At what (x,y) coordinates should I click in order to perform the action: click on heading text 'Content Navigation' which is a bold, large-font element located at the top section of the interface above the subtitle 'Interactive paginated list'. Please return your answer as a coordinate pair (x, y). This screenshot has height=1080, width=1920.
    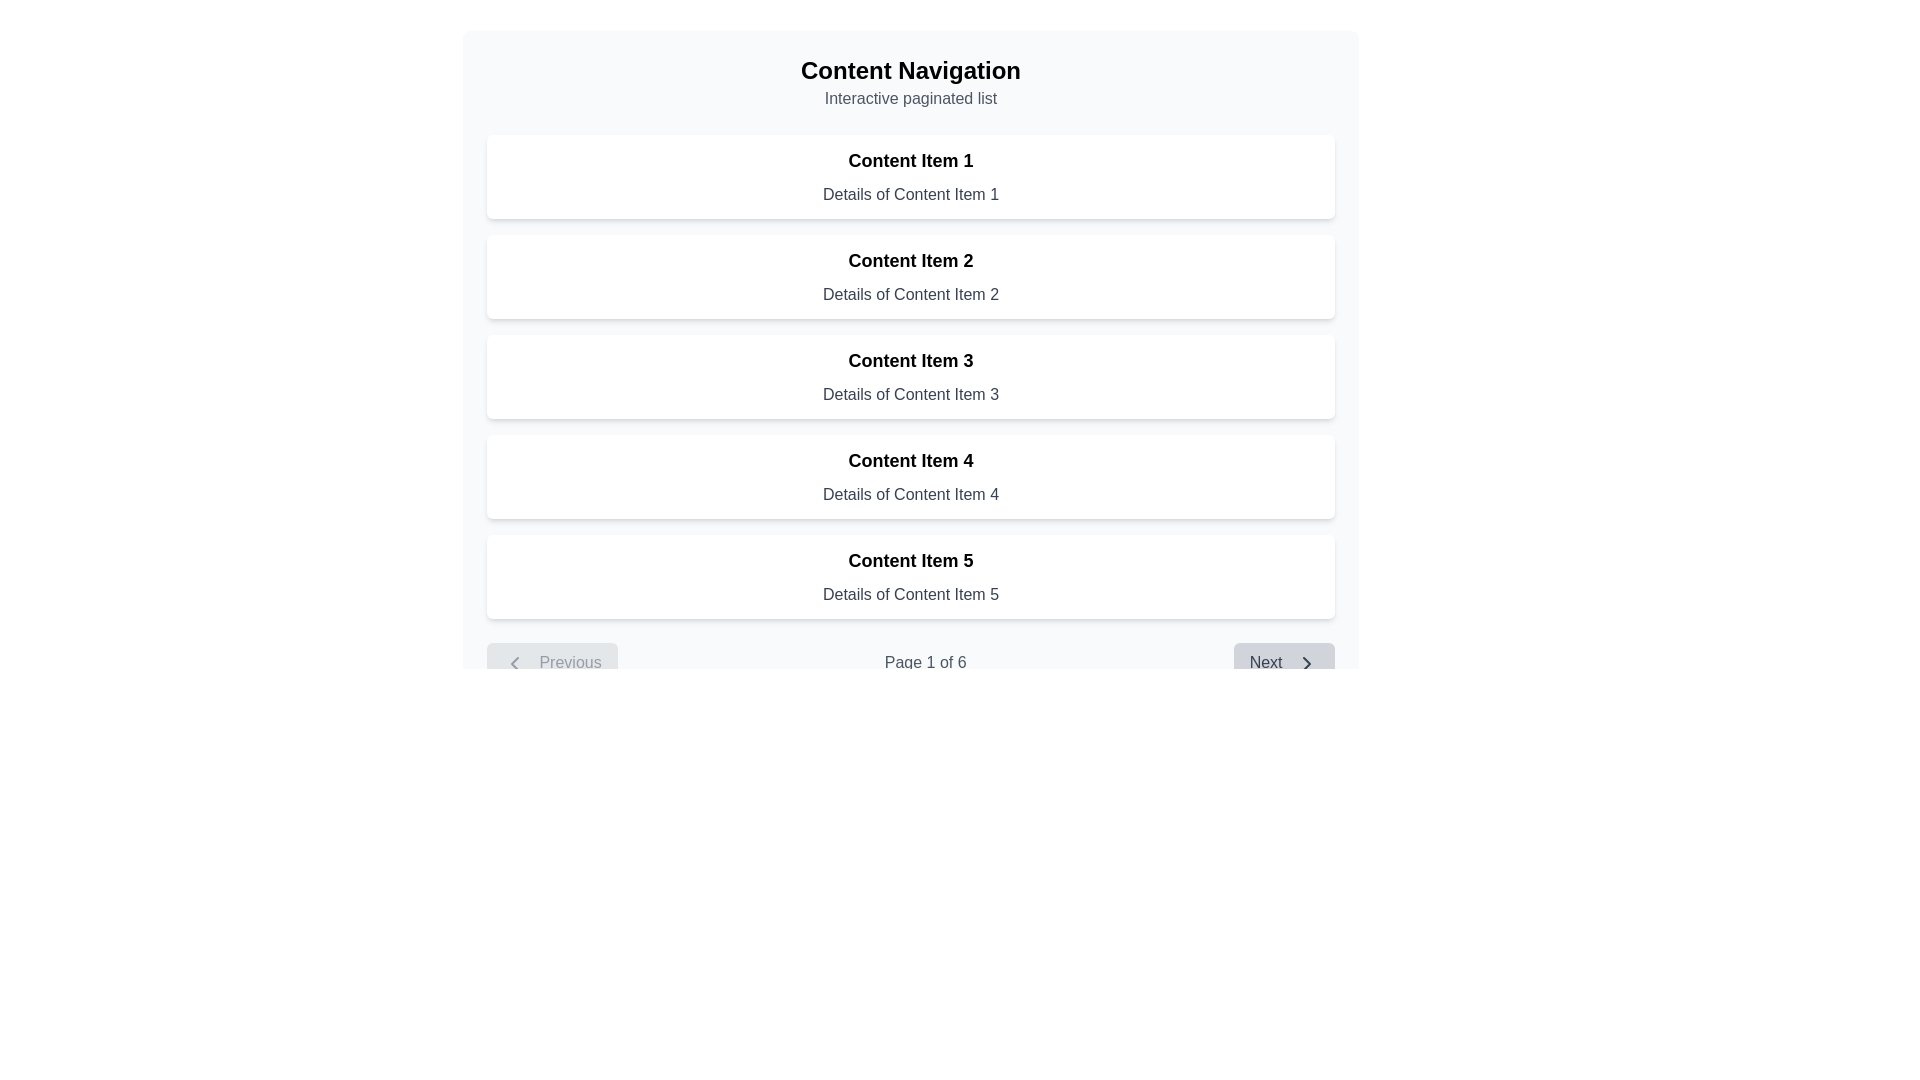
    Looking at the image, I should click on (910, 69).